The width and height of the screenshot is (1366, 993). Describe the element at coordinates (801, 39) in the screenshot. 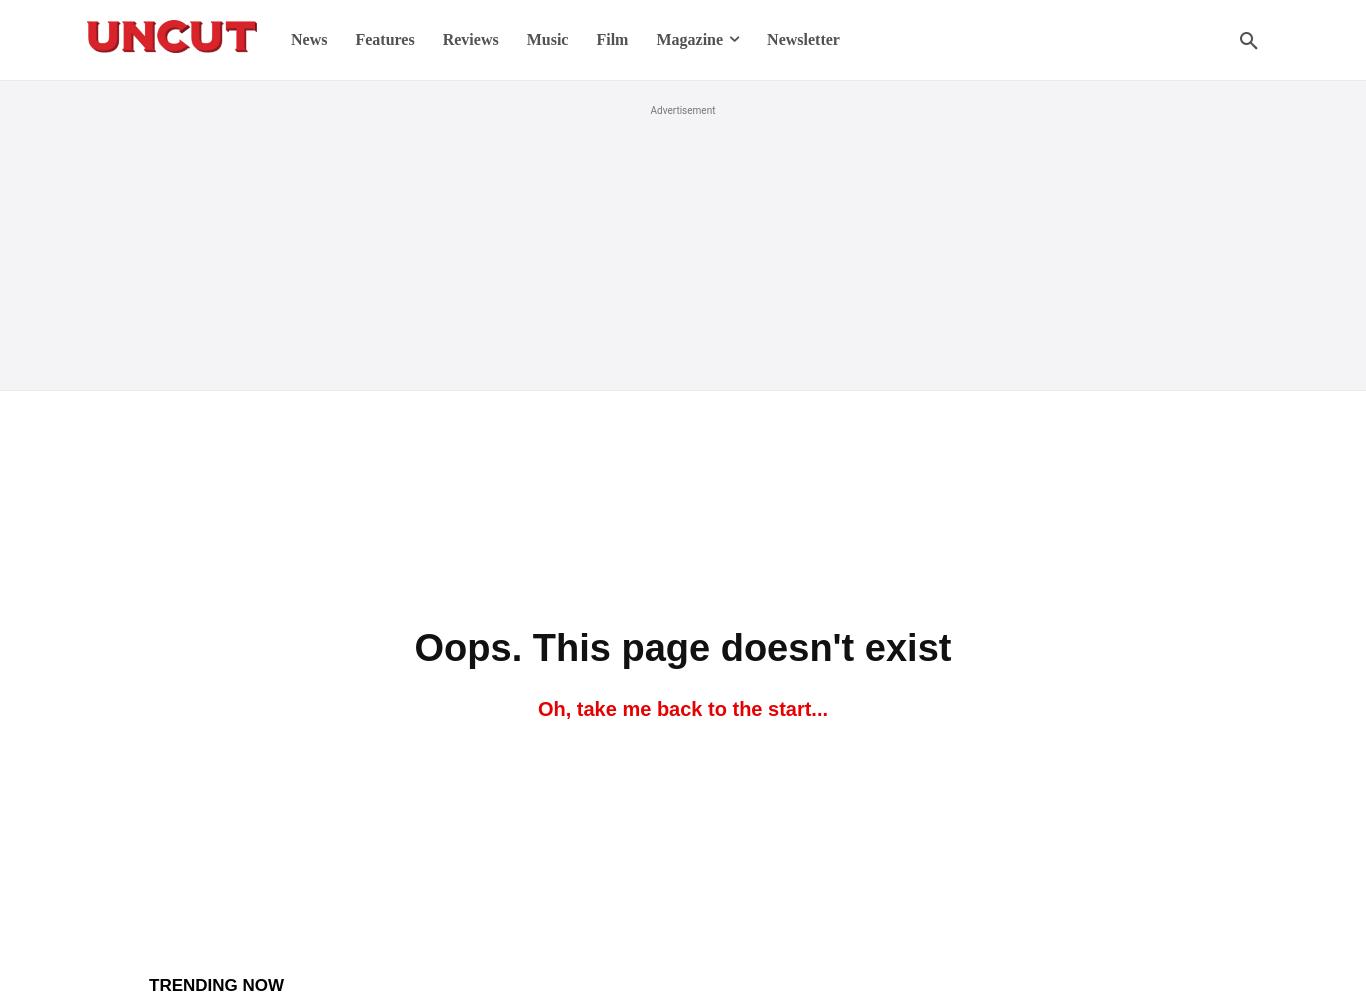

I see `'Newsletter'` at that location.